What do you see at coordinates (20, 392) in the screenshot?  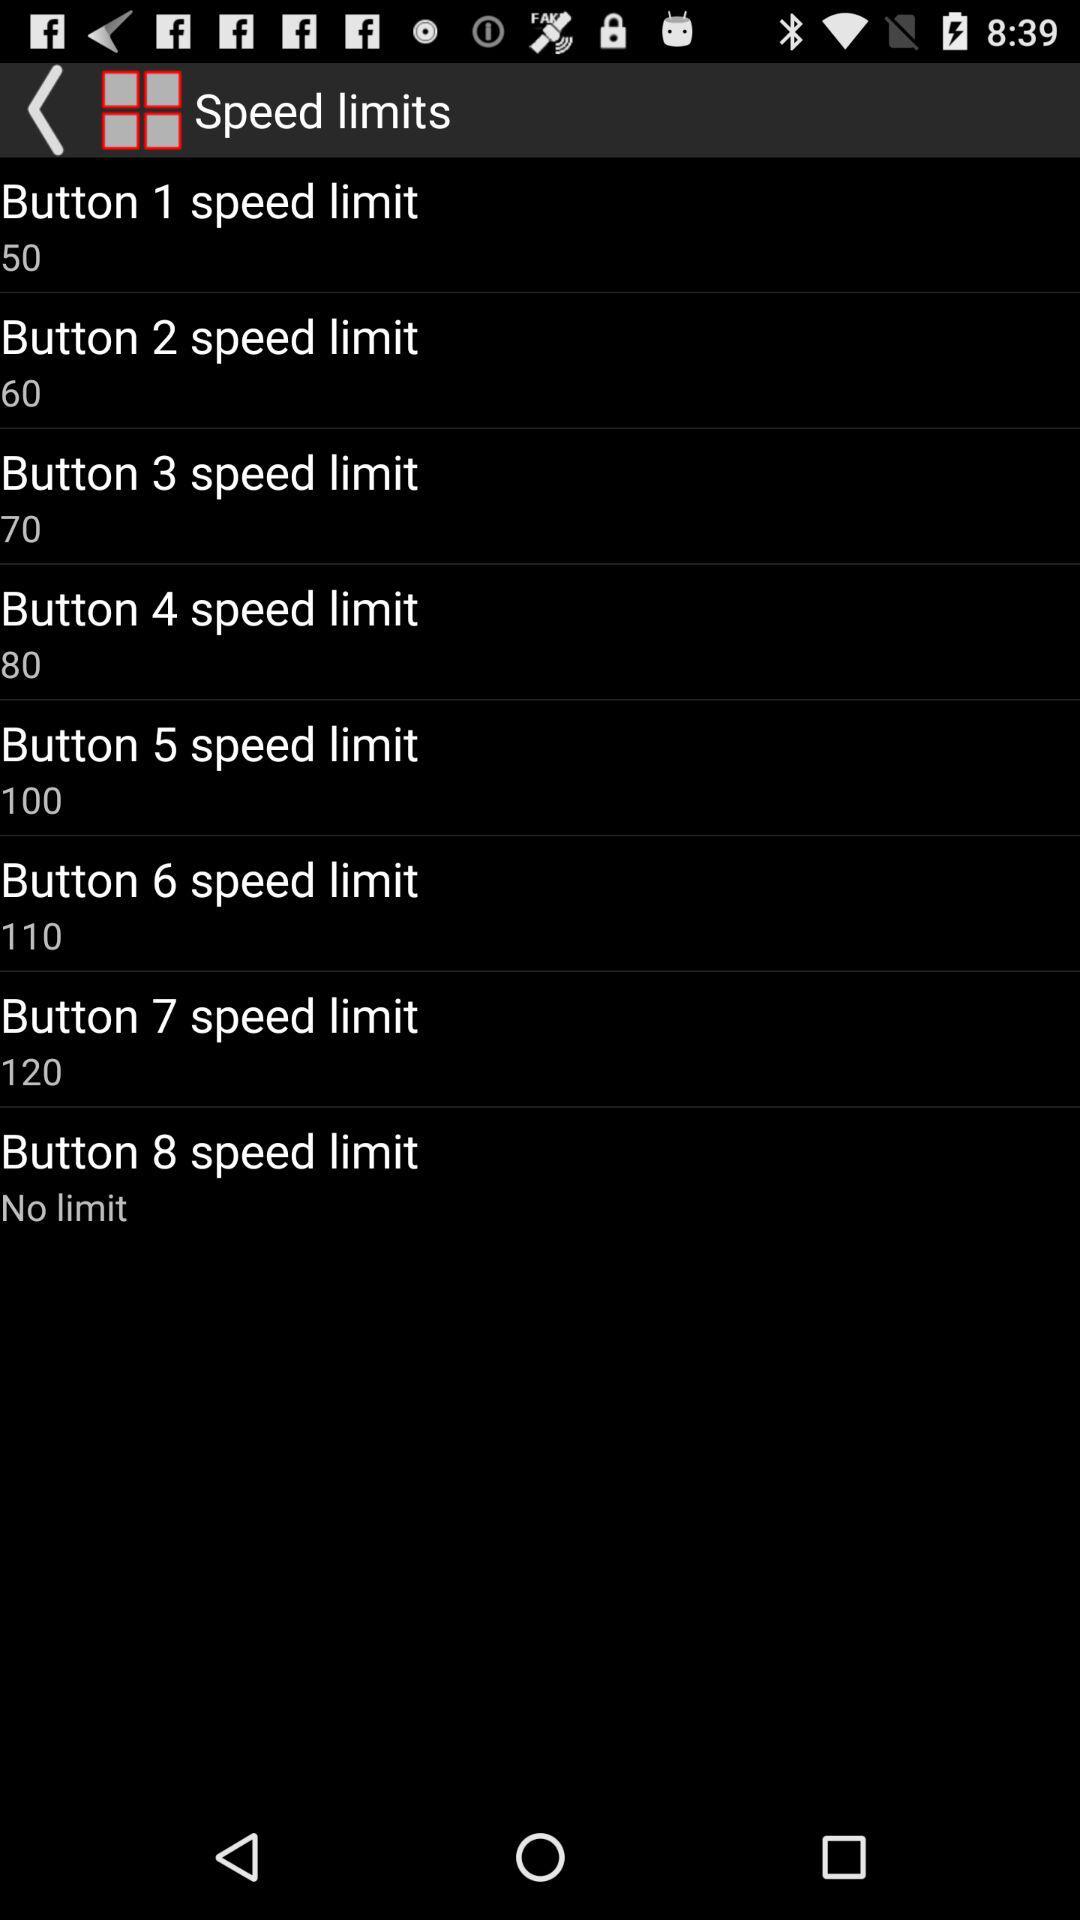 I see `the 60 item` at bounding box center [20, 392].